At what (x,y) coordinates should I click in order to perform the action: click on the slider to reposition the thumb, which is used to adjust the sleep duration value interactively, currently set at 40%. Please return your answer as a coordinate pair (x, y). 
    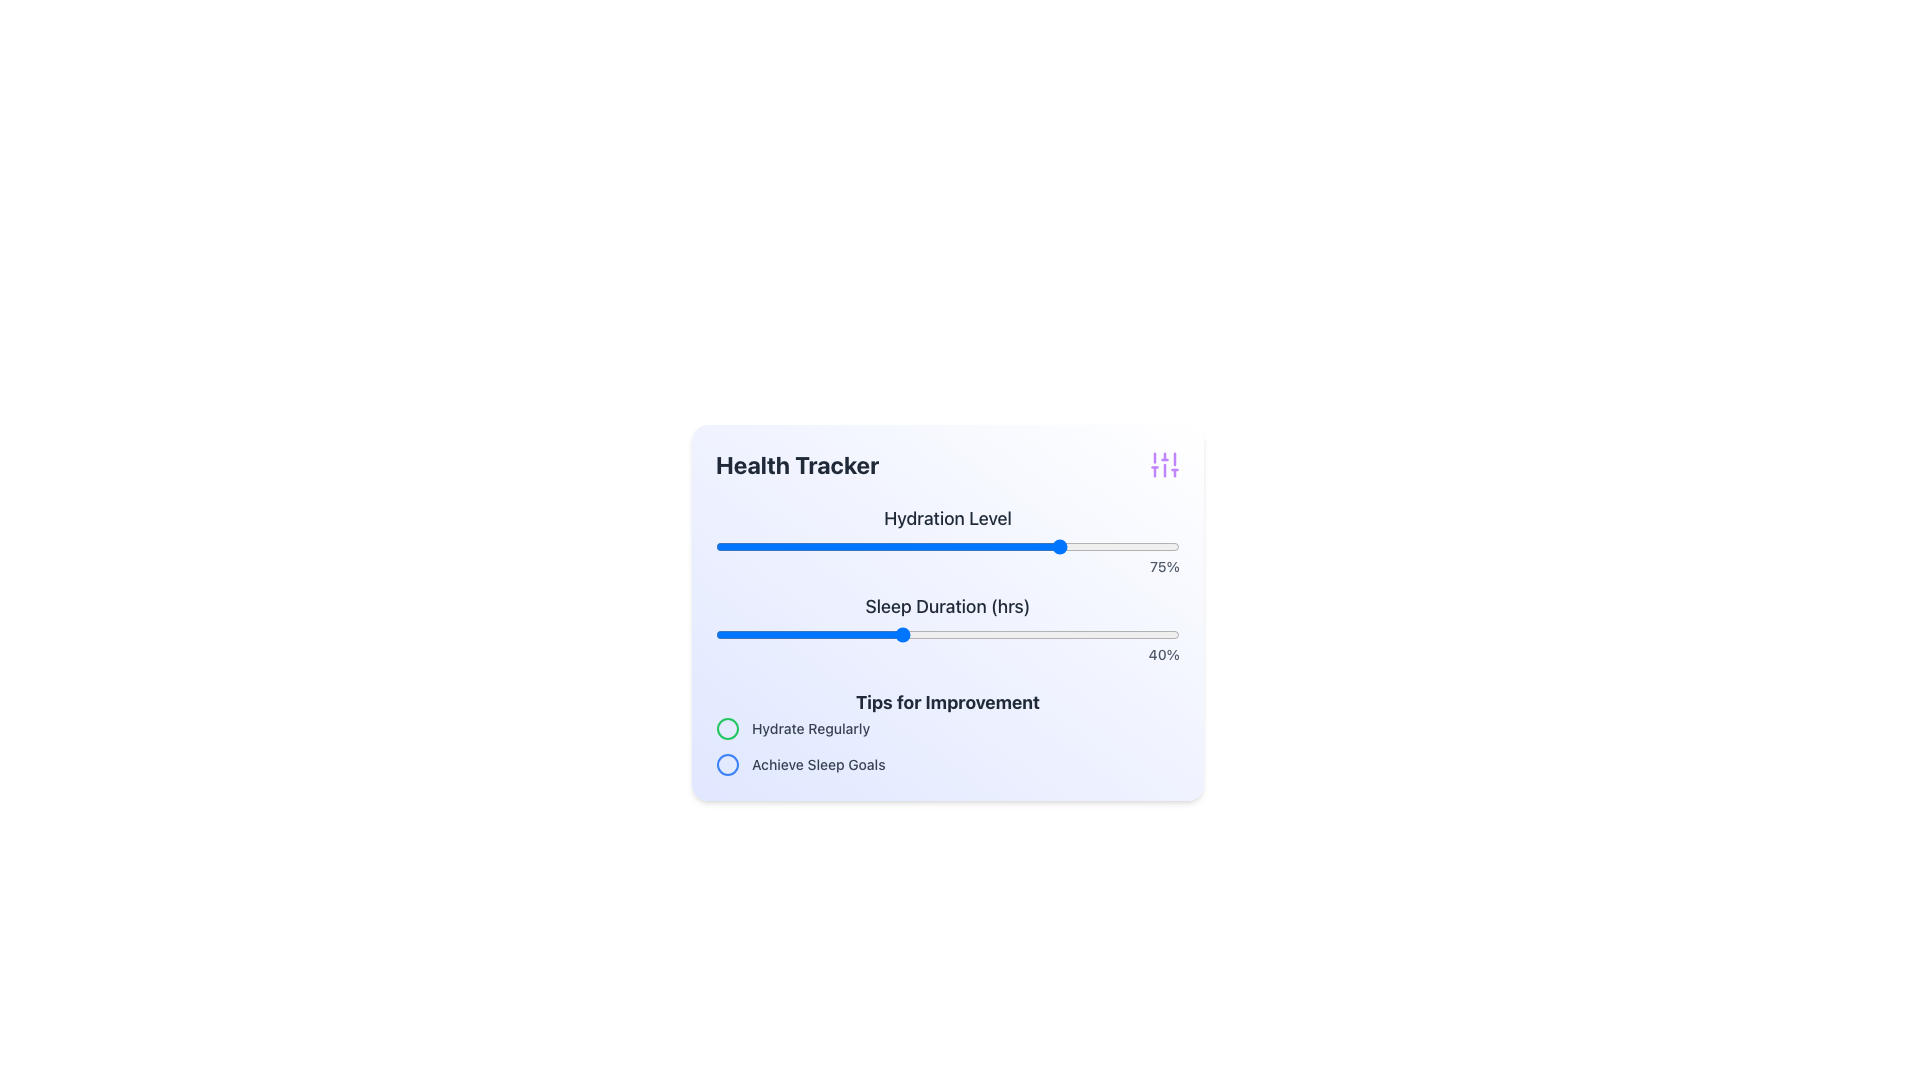
    Looking at the image, I should click on (947, 635).